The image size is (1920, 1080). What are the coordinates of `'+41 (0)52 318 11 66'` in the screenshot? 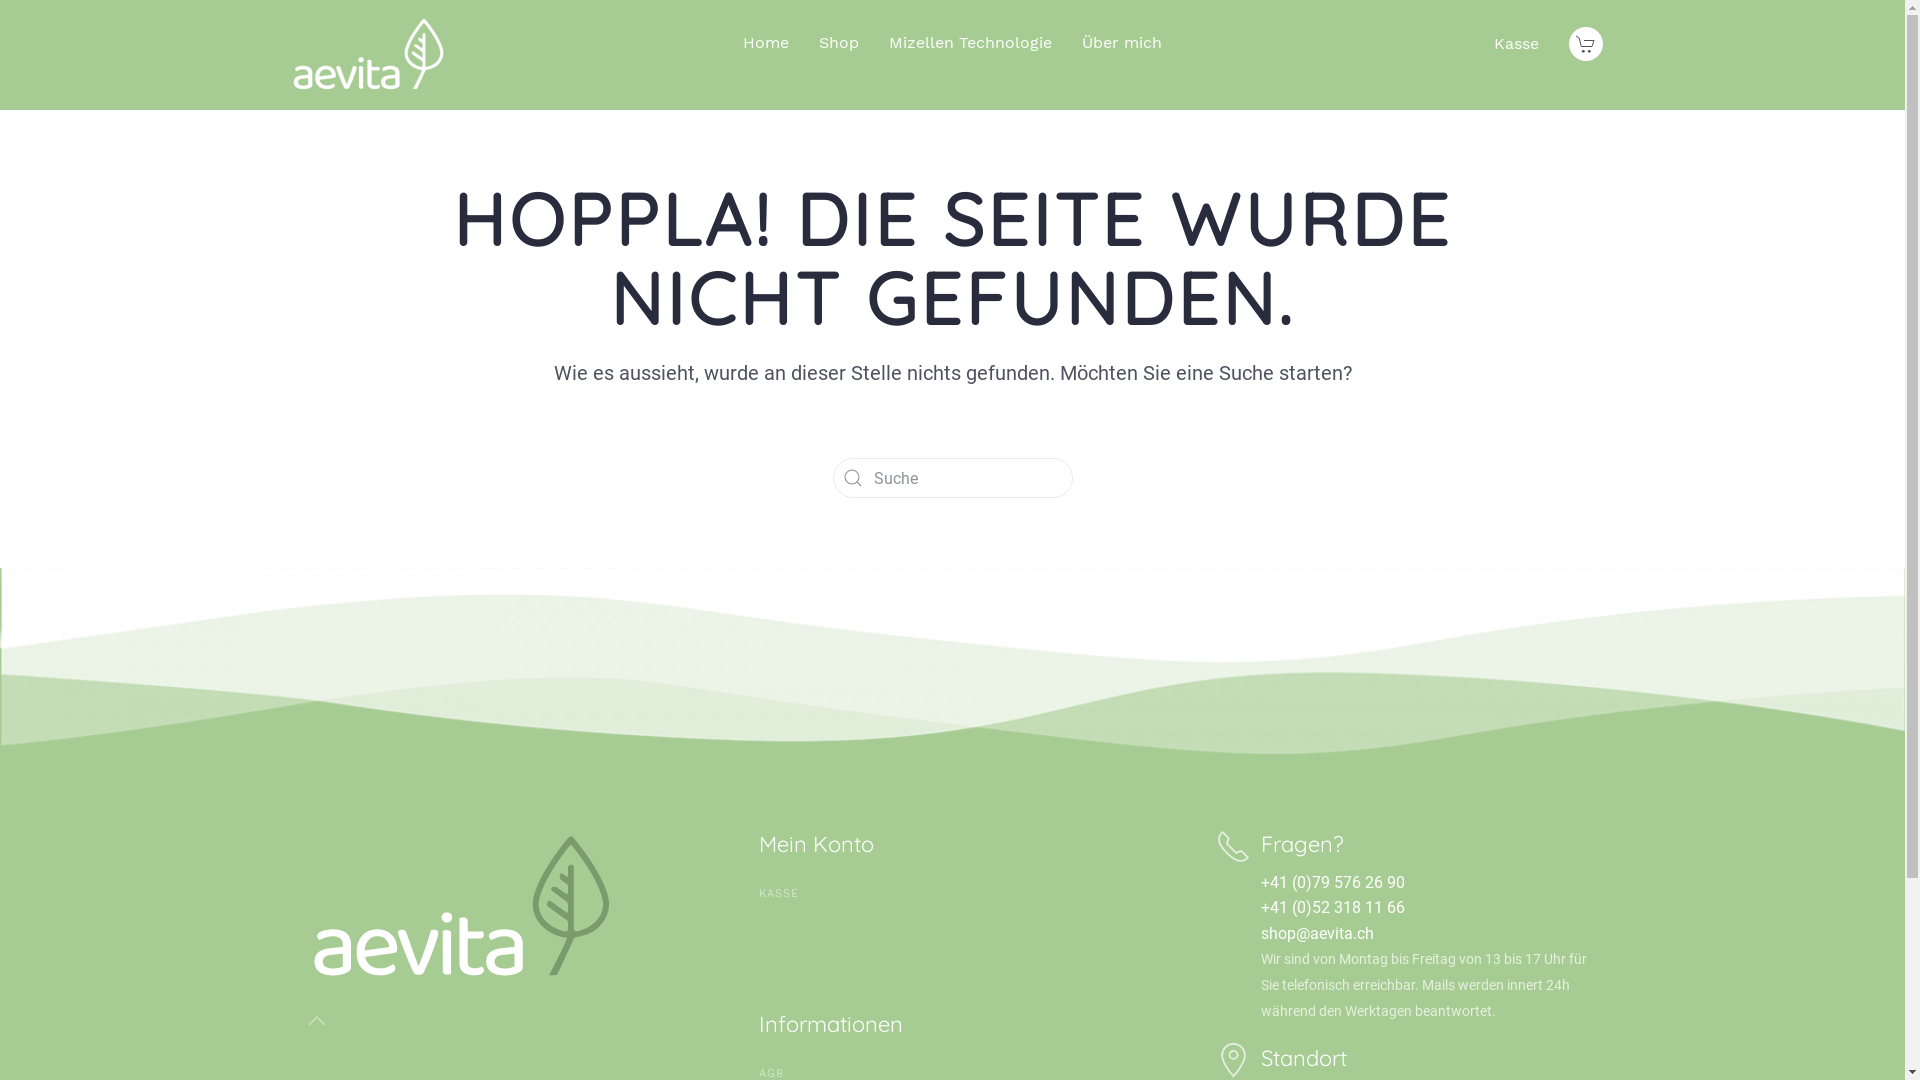 It's located at (1333, 907).